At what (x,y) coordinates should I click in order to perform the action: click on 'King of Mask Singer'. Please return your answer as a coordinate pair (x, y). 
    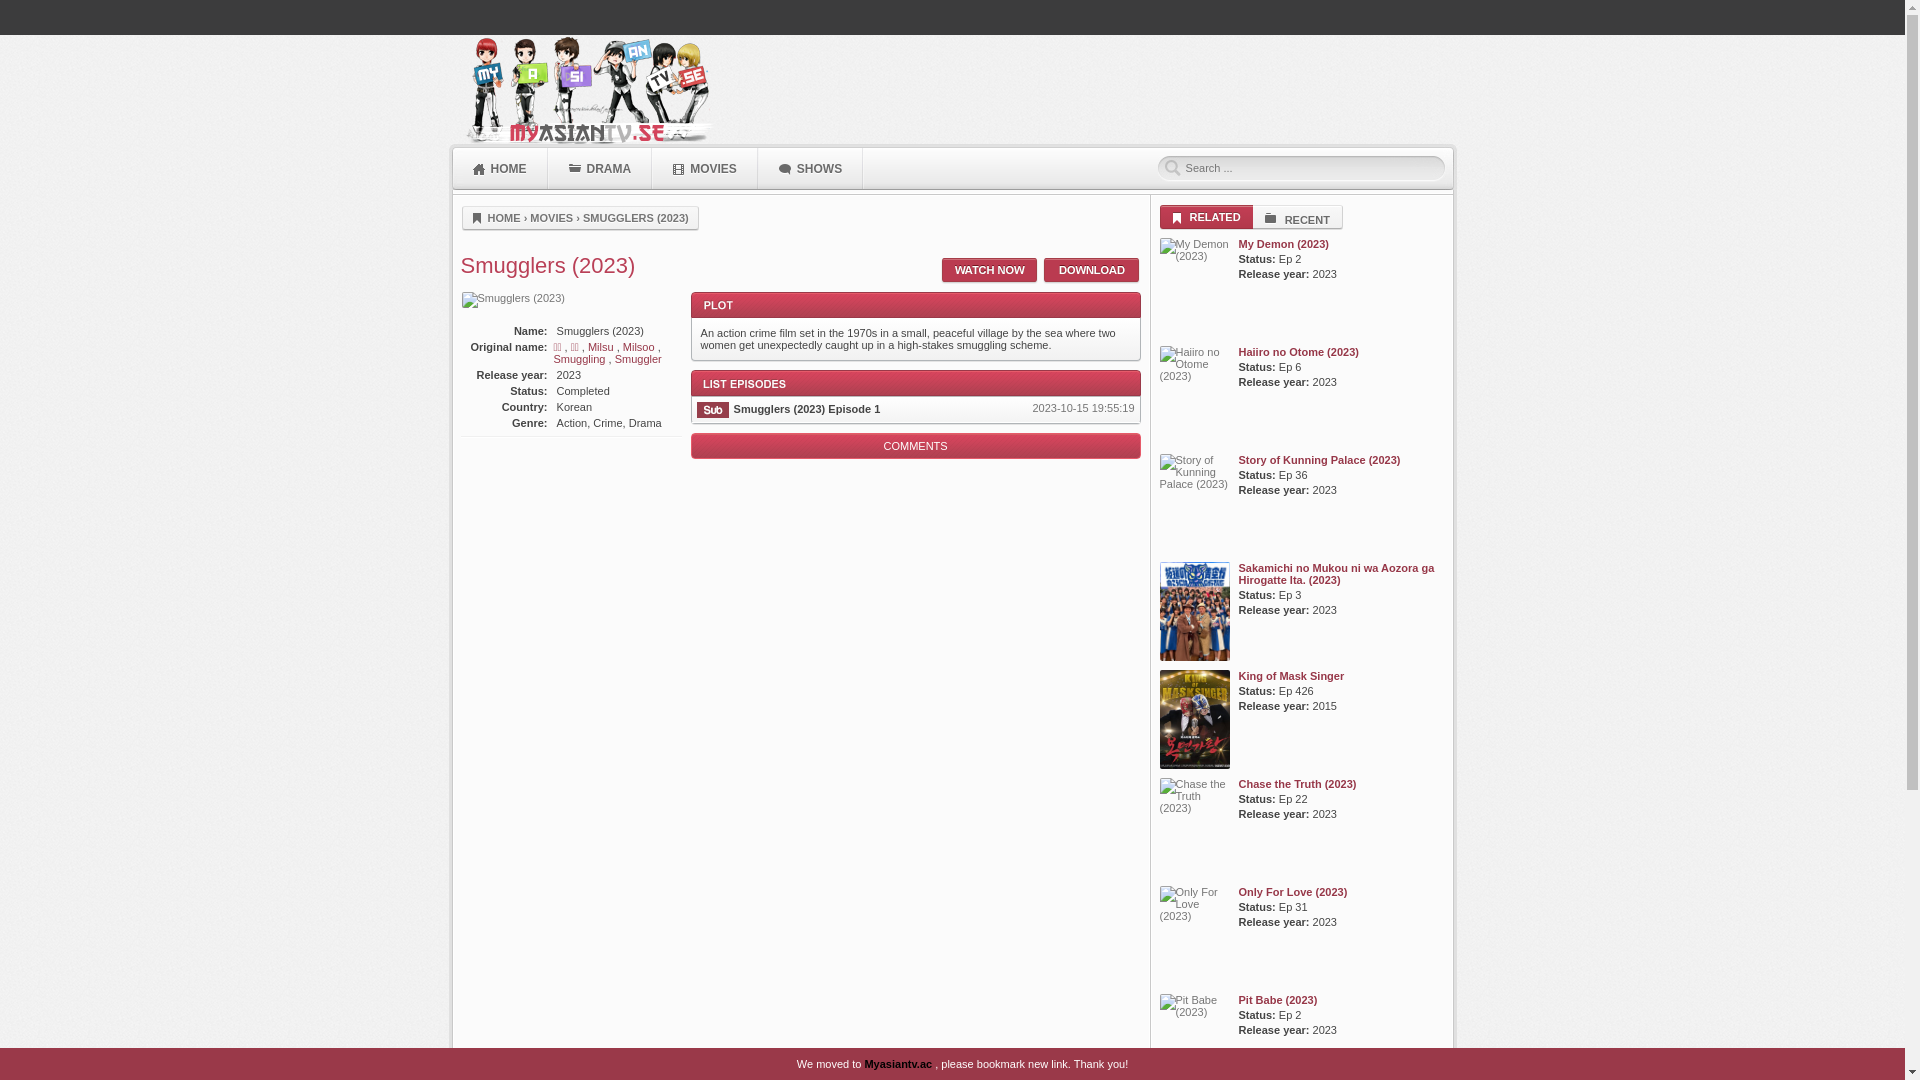
    Looking at the image, I should click on (1291, 675).